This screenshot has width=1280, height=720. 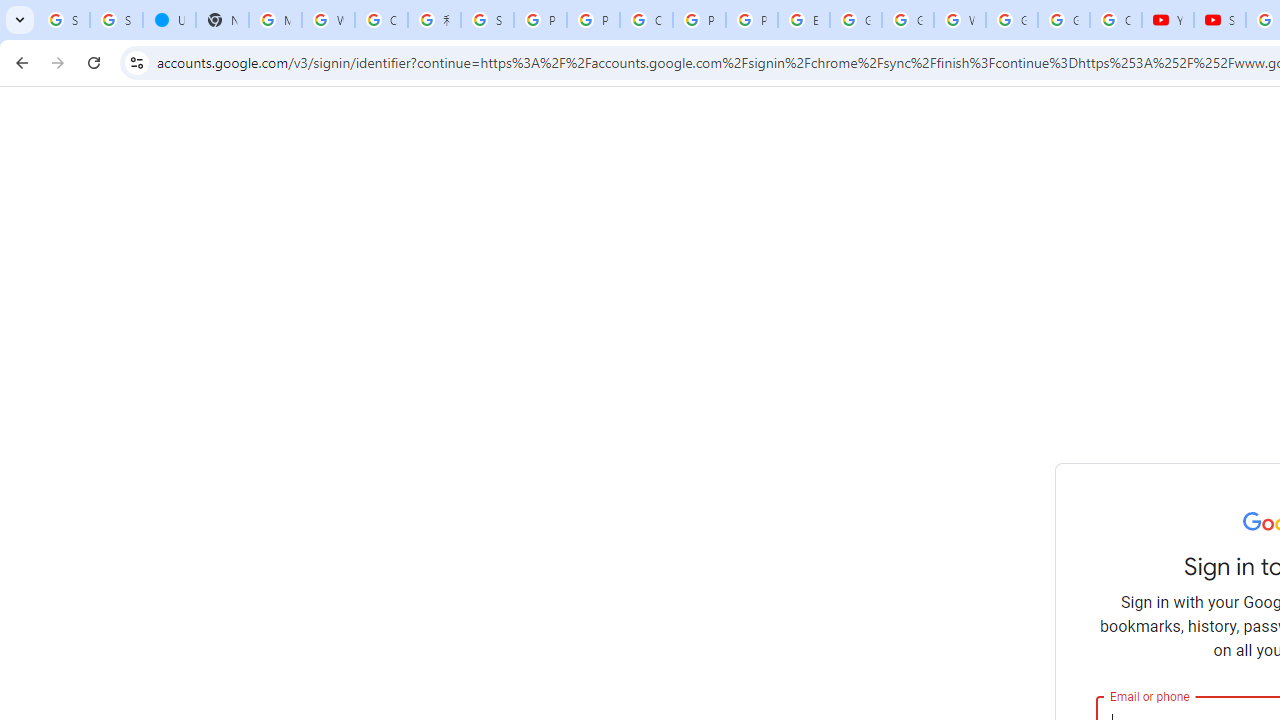 I want to click on 'Google Slides: Sign-in', so click(x=855, y=20).